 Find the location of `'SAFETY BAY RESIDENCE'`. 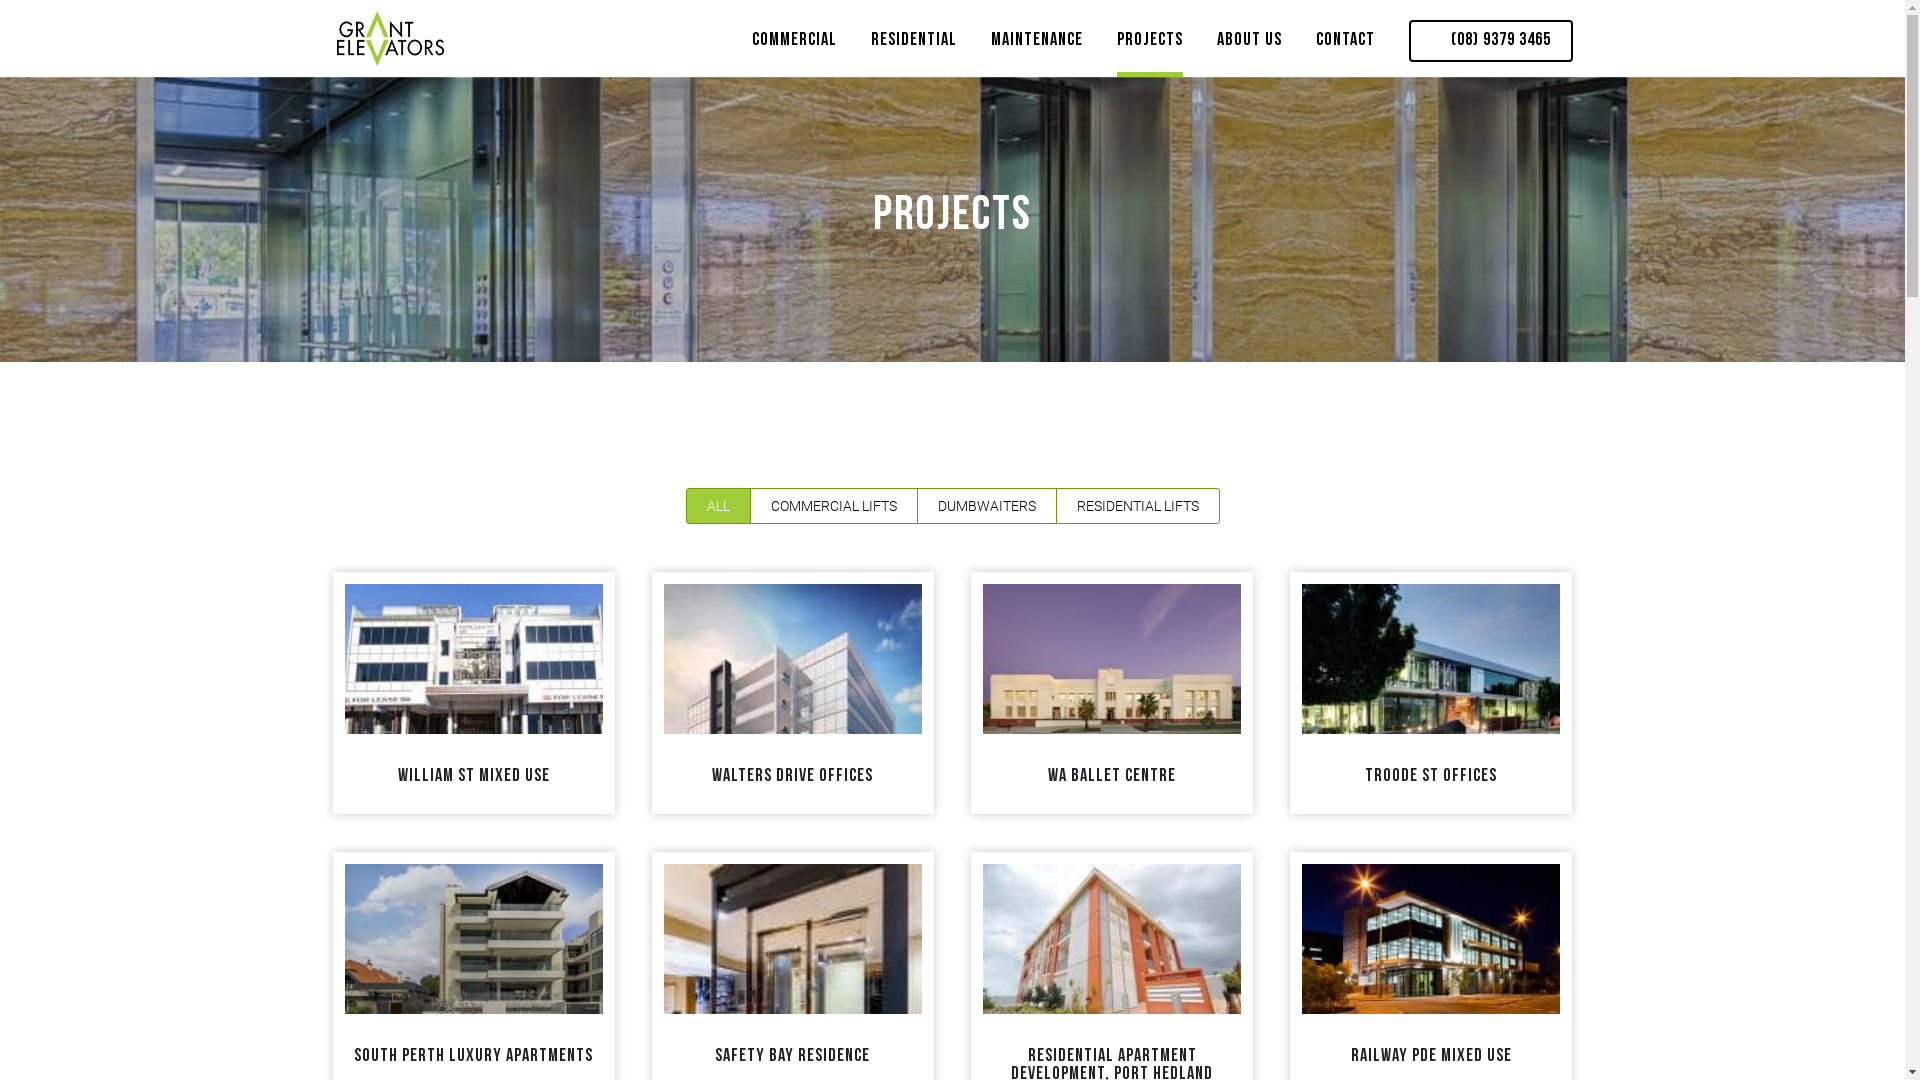

'SAFETY BAY RESIDENCE' is located at coordinates (791, 1055).